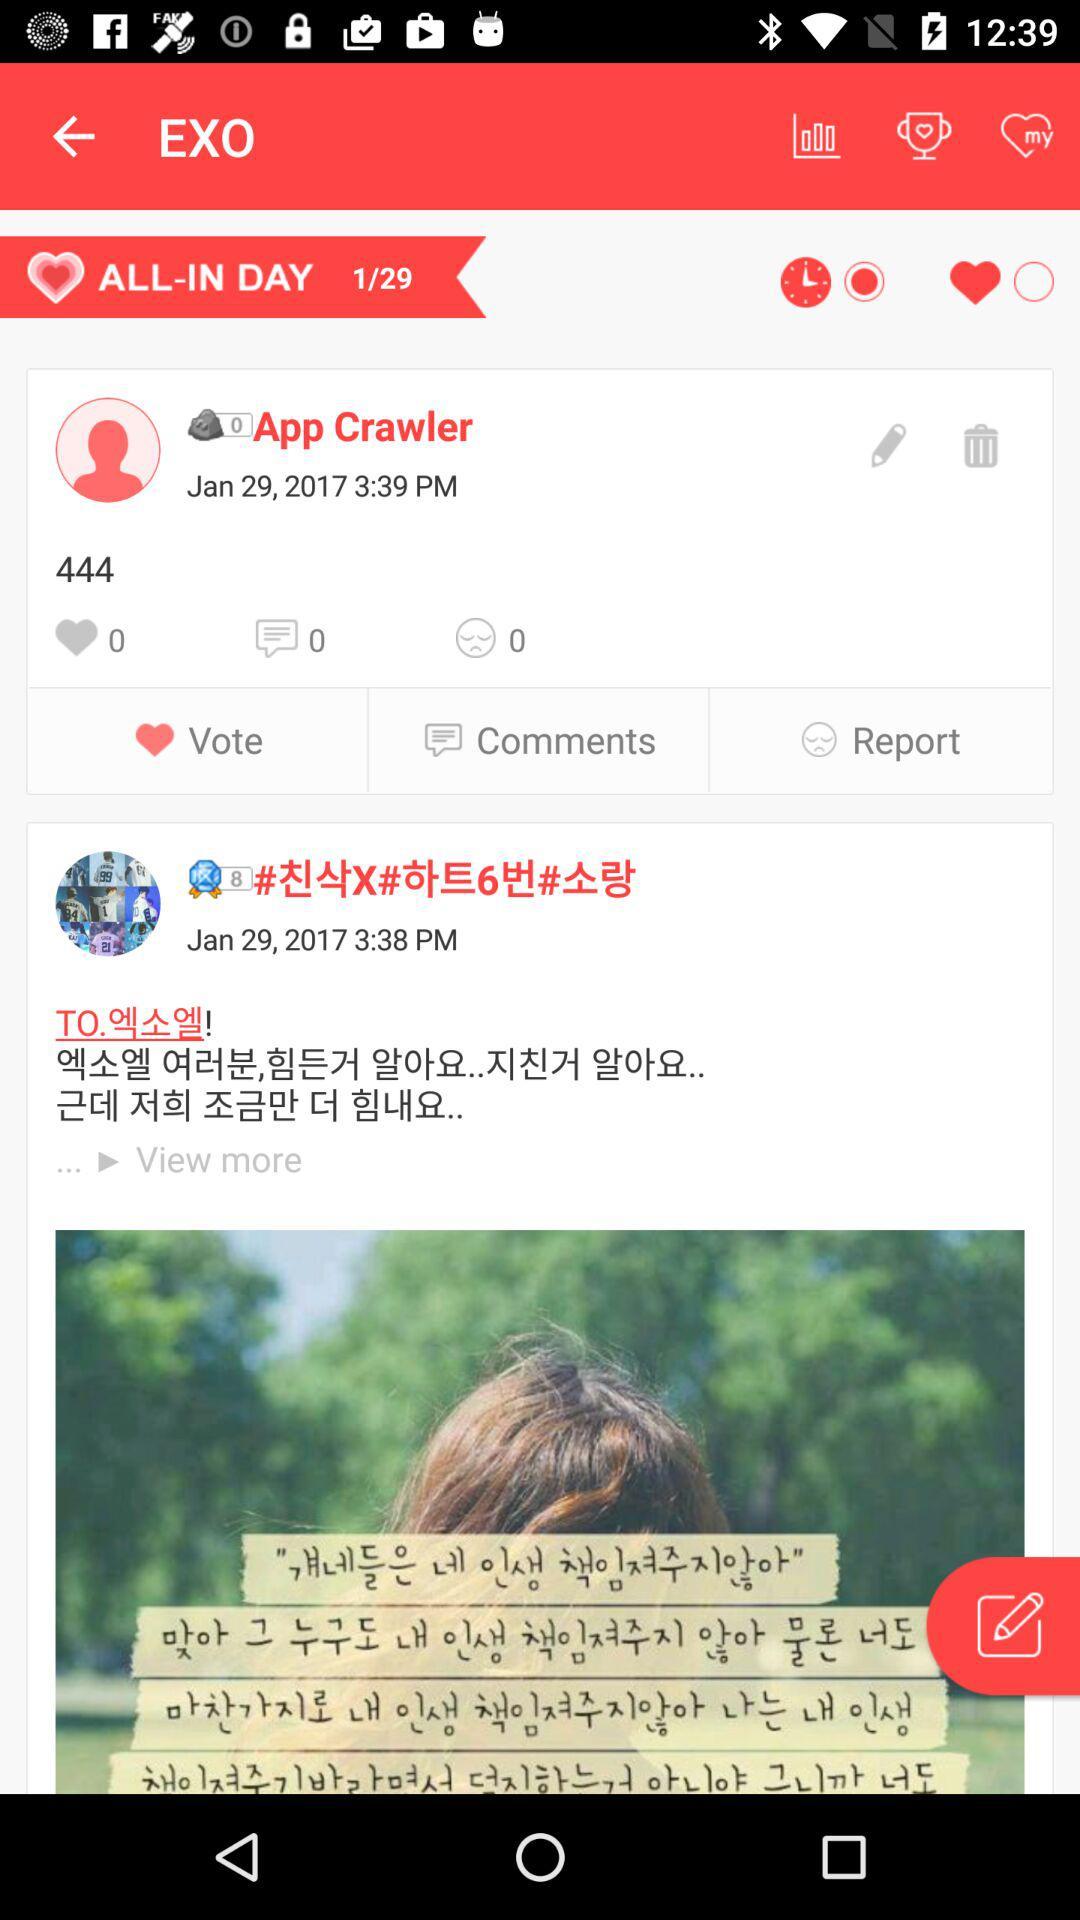 The image size is (1080, 1920). What do you see at coordinates (977, 442) in the screenshot?
I see `delete entry` at bounding box center [977, 442].